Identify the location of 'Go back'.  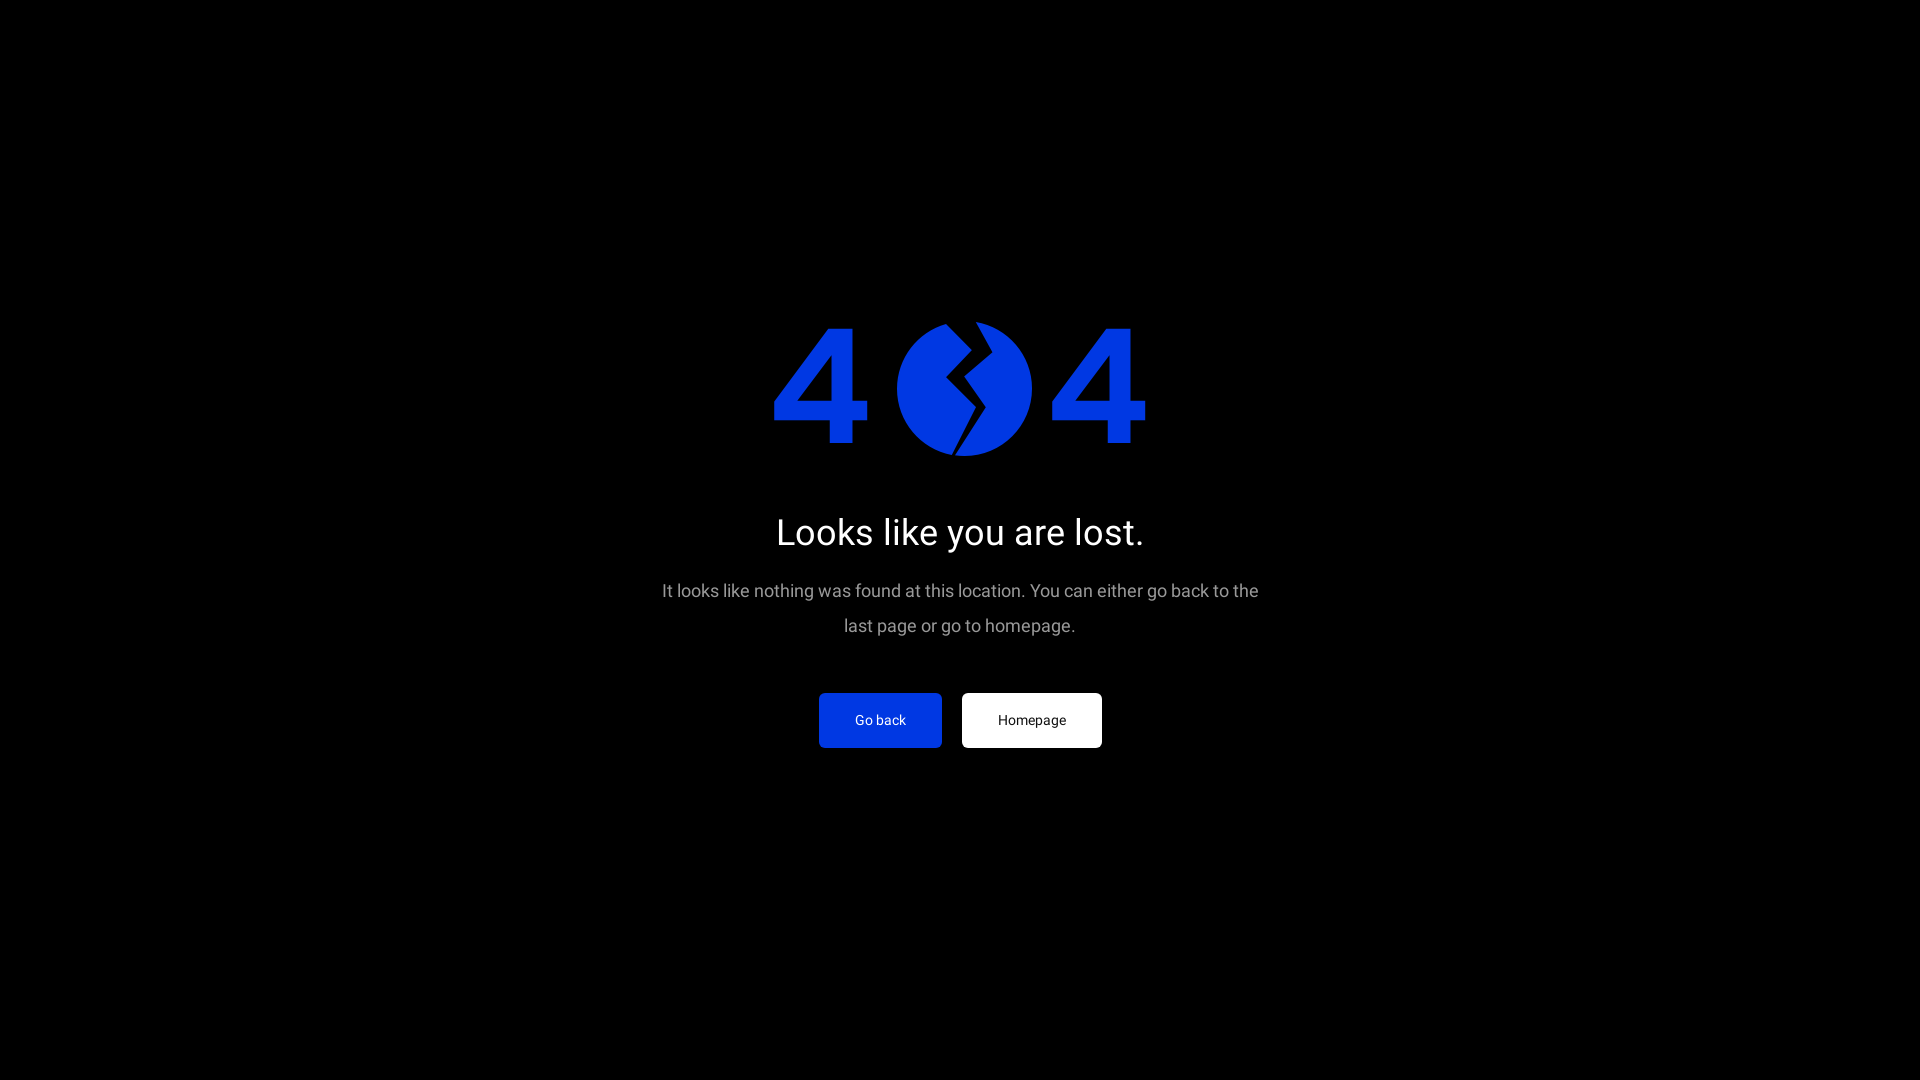
(879, 720).